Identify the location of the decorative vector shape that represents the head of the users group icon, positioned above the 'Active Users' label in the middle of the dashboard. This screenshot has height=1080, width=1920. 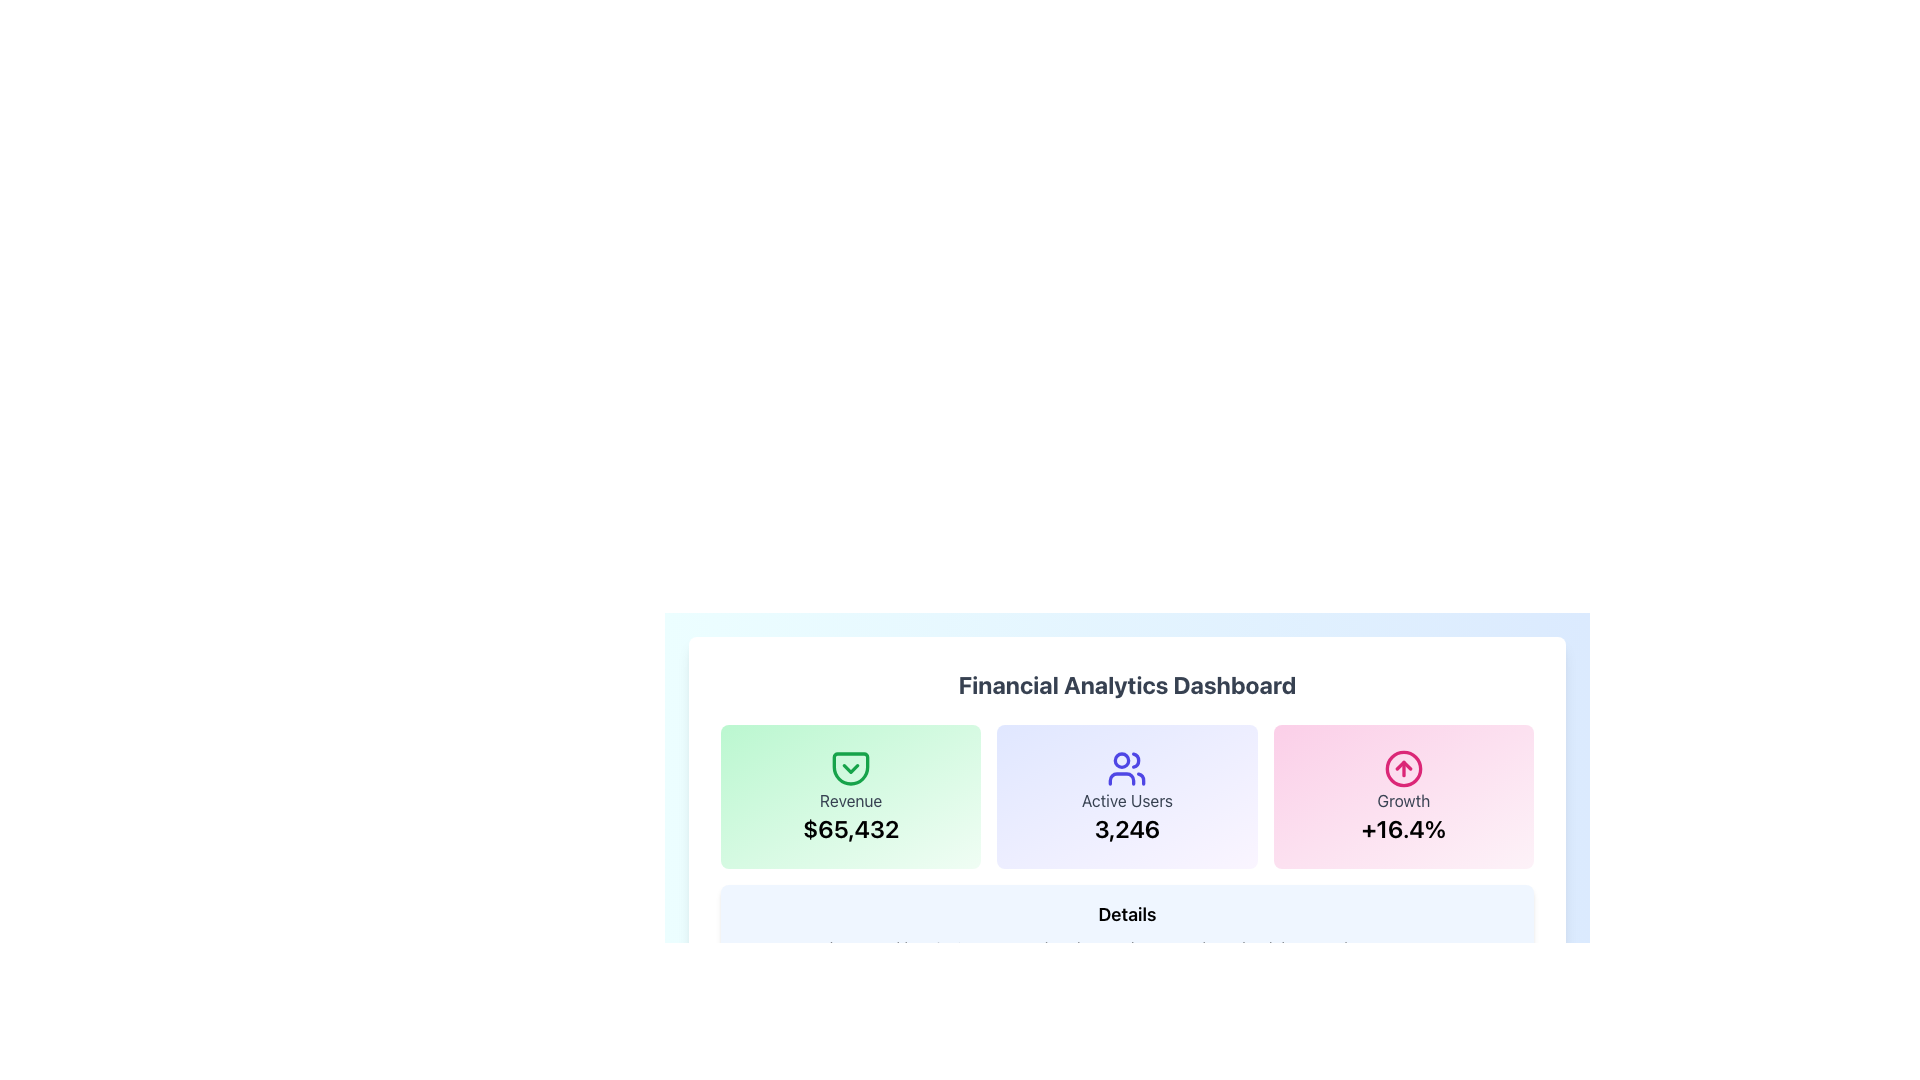
(1122, 760).